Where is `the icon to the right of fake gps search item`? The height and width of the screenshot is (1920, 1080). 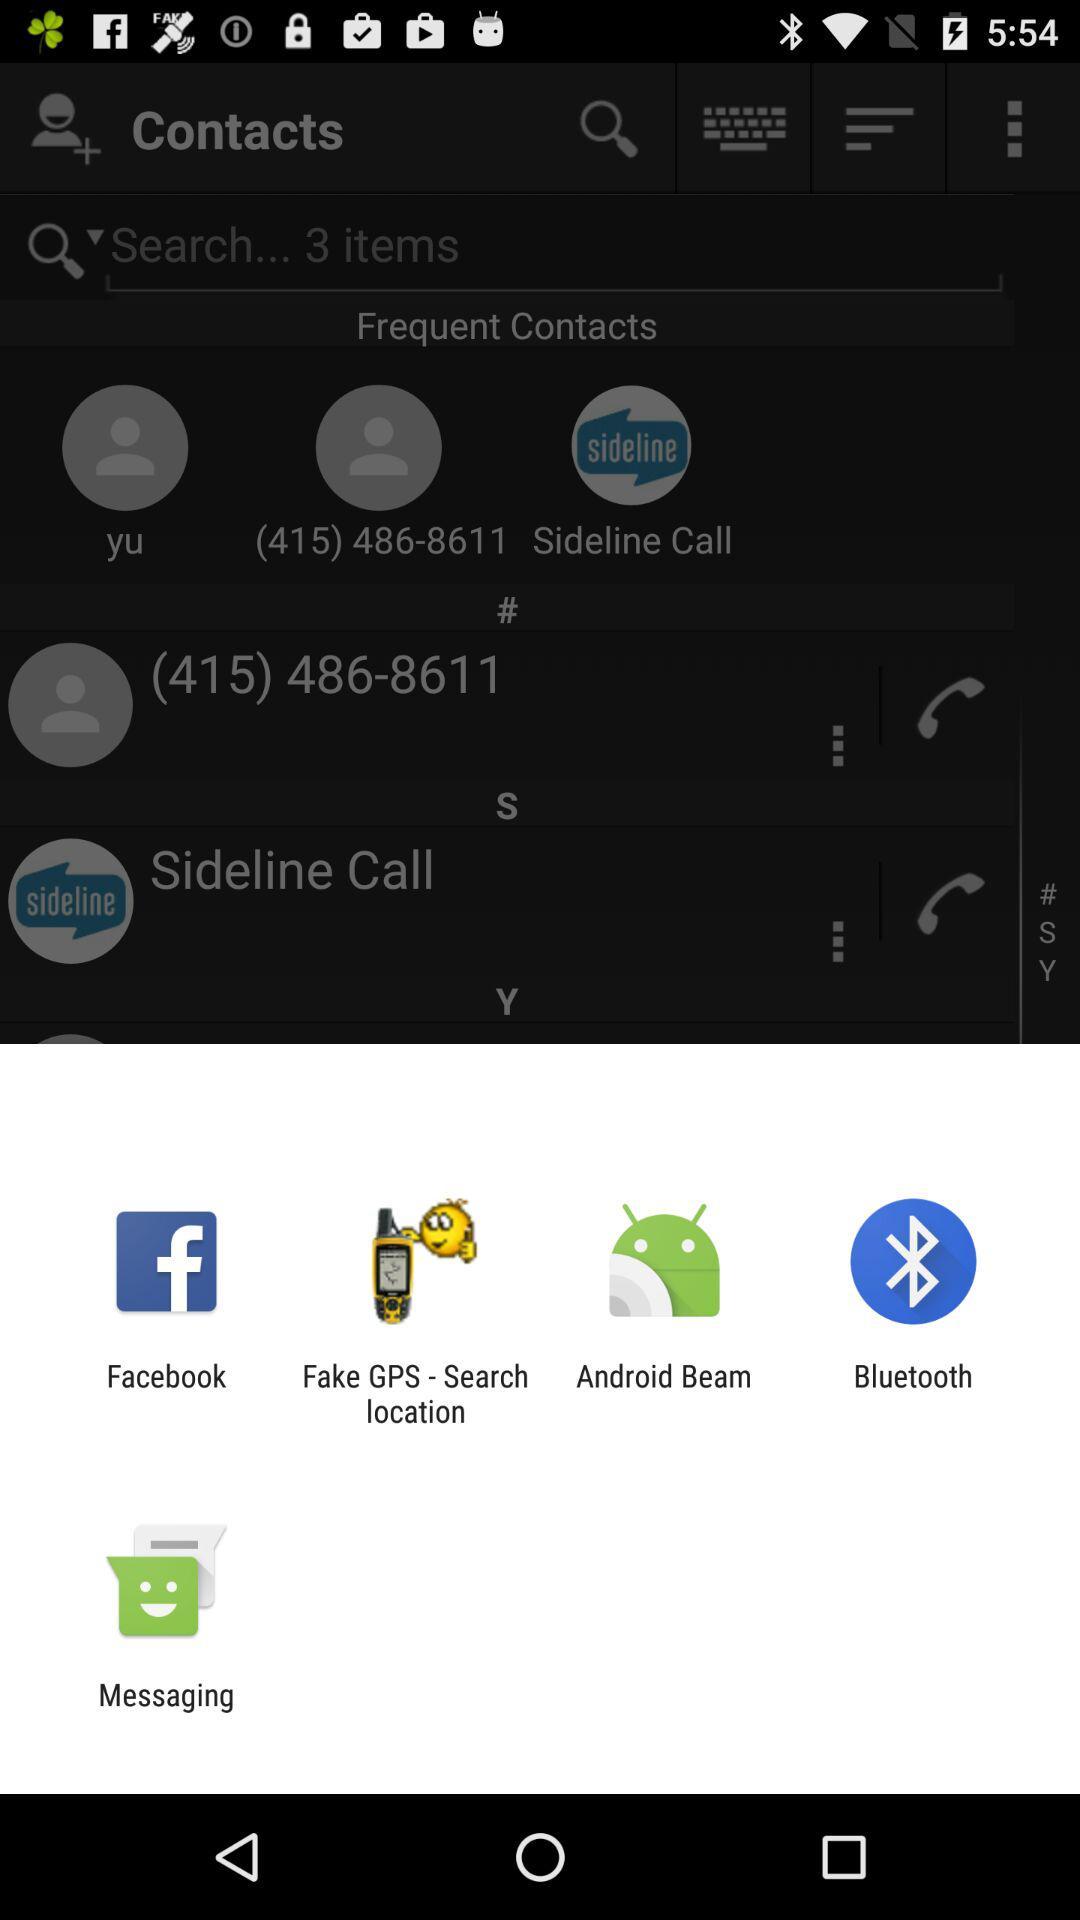 the icon to the right of fake gps search item is located at coordinates (664, 1392).